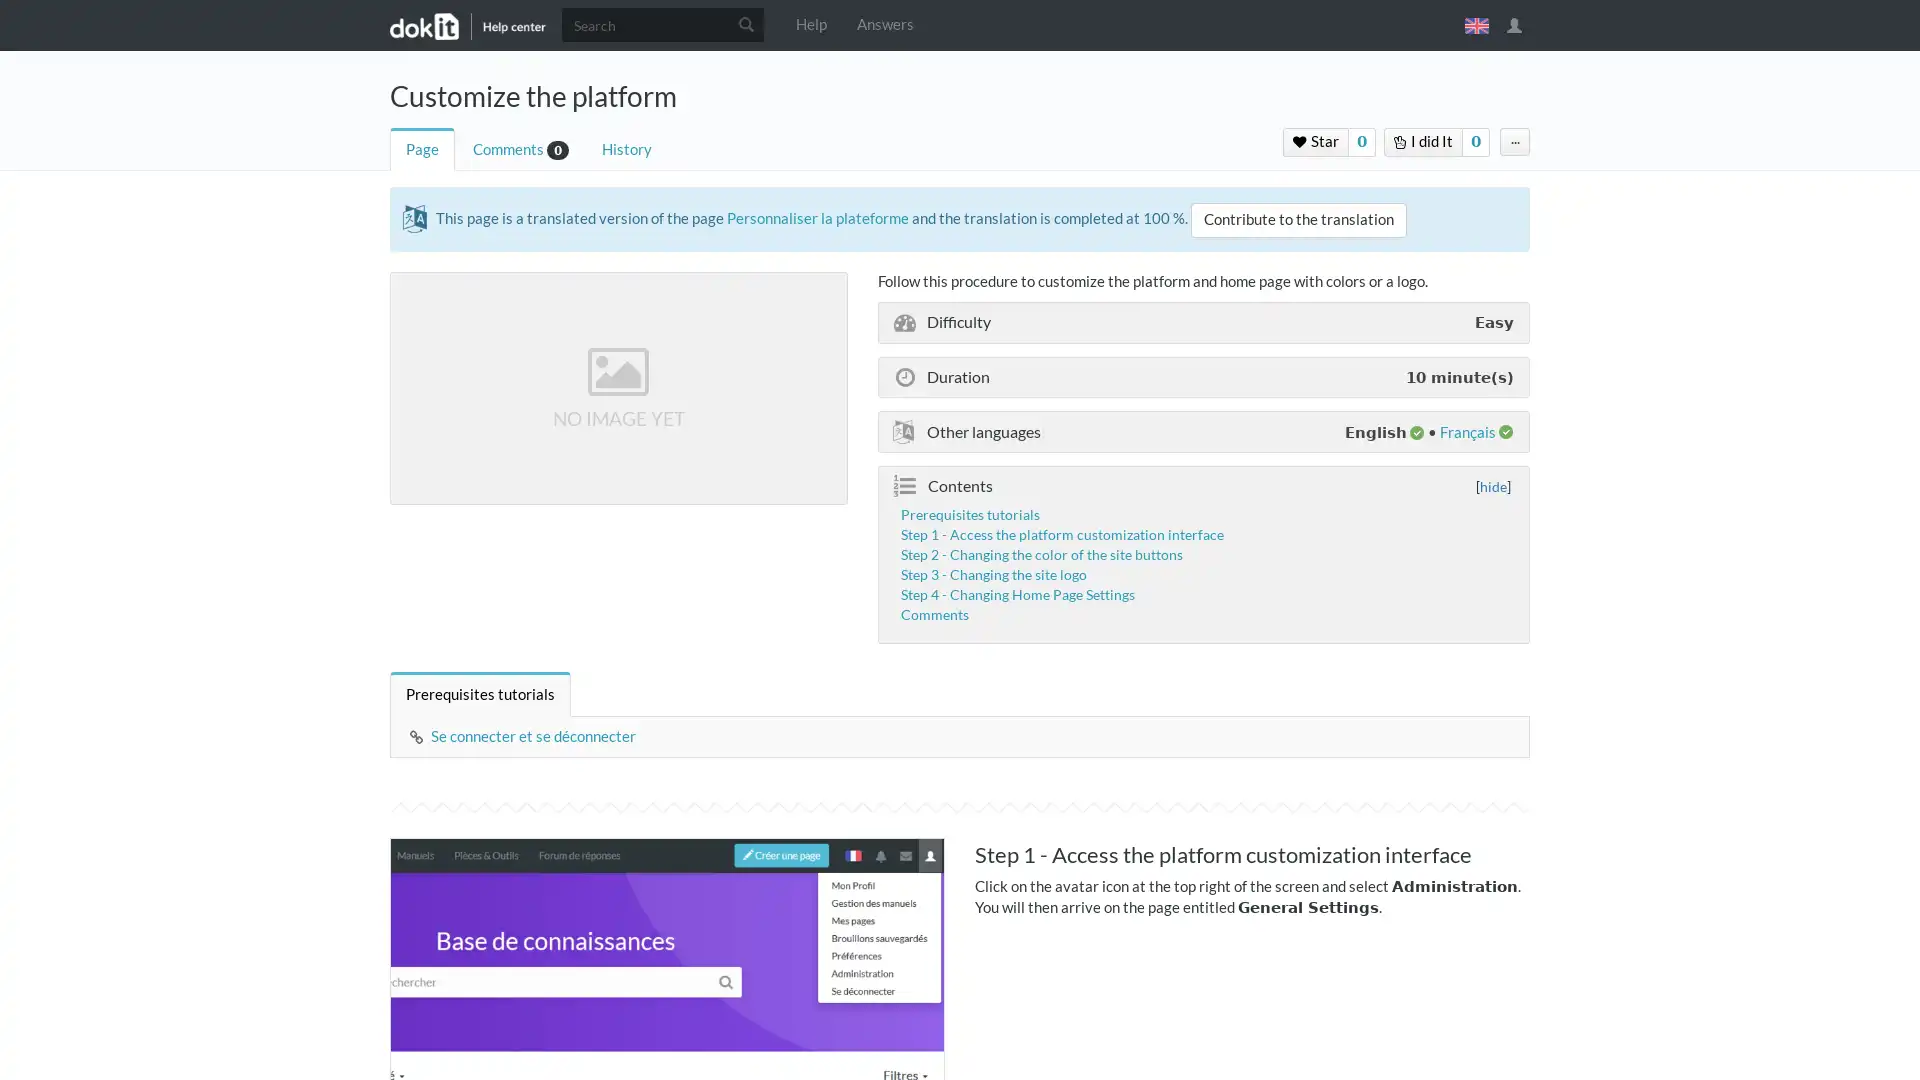 This screenshot has height=1080, width=1920. What do you see at coordinates (1361, 141) in the screenshot?
I see `0` at bounding box center [1361, 141].